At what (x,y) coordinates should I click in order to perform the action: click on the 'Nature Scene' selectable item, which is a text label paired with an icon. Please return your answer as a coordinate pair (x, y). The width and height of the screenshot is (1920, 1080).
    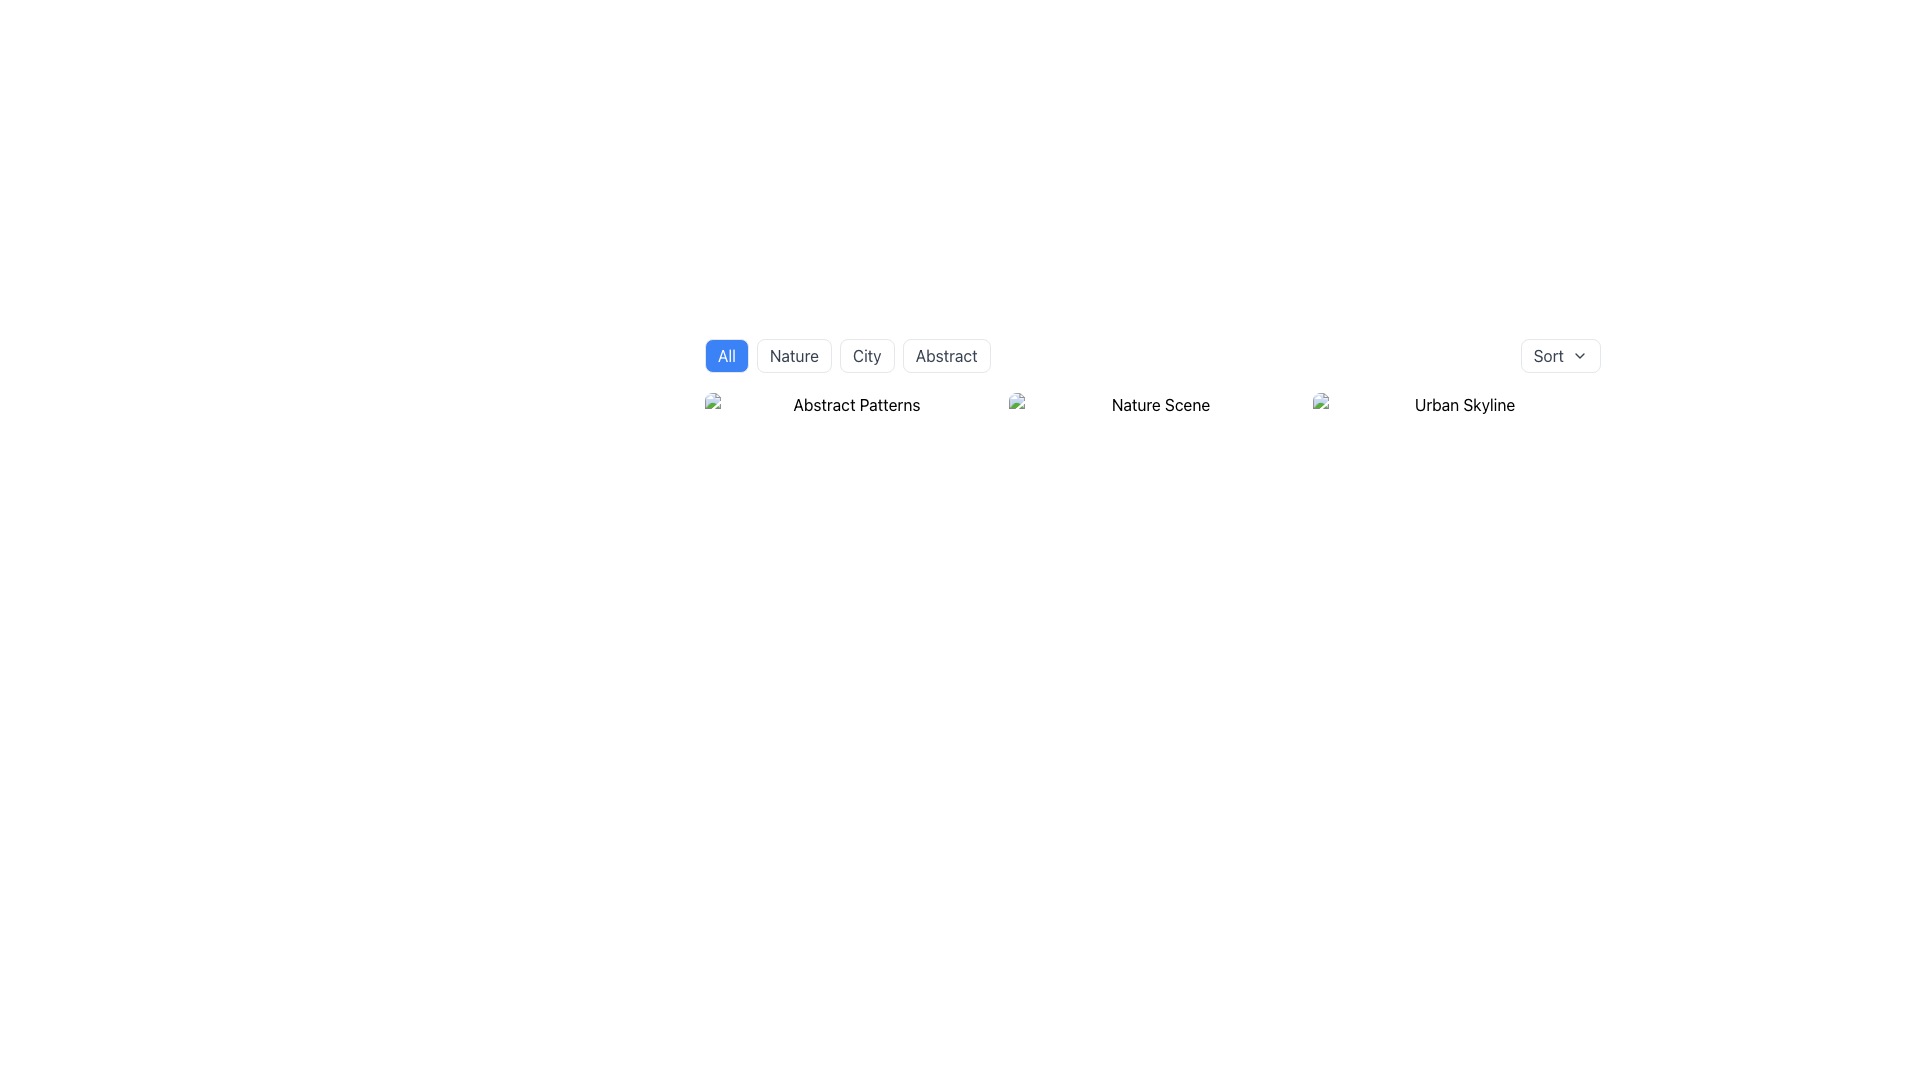
    Looking at the image, I should click on (1152, 405).